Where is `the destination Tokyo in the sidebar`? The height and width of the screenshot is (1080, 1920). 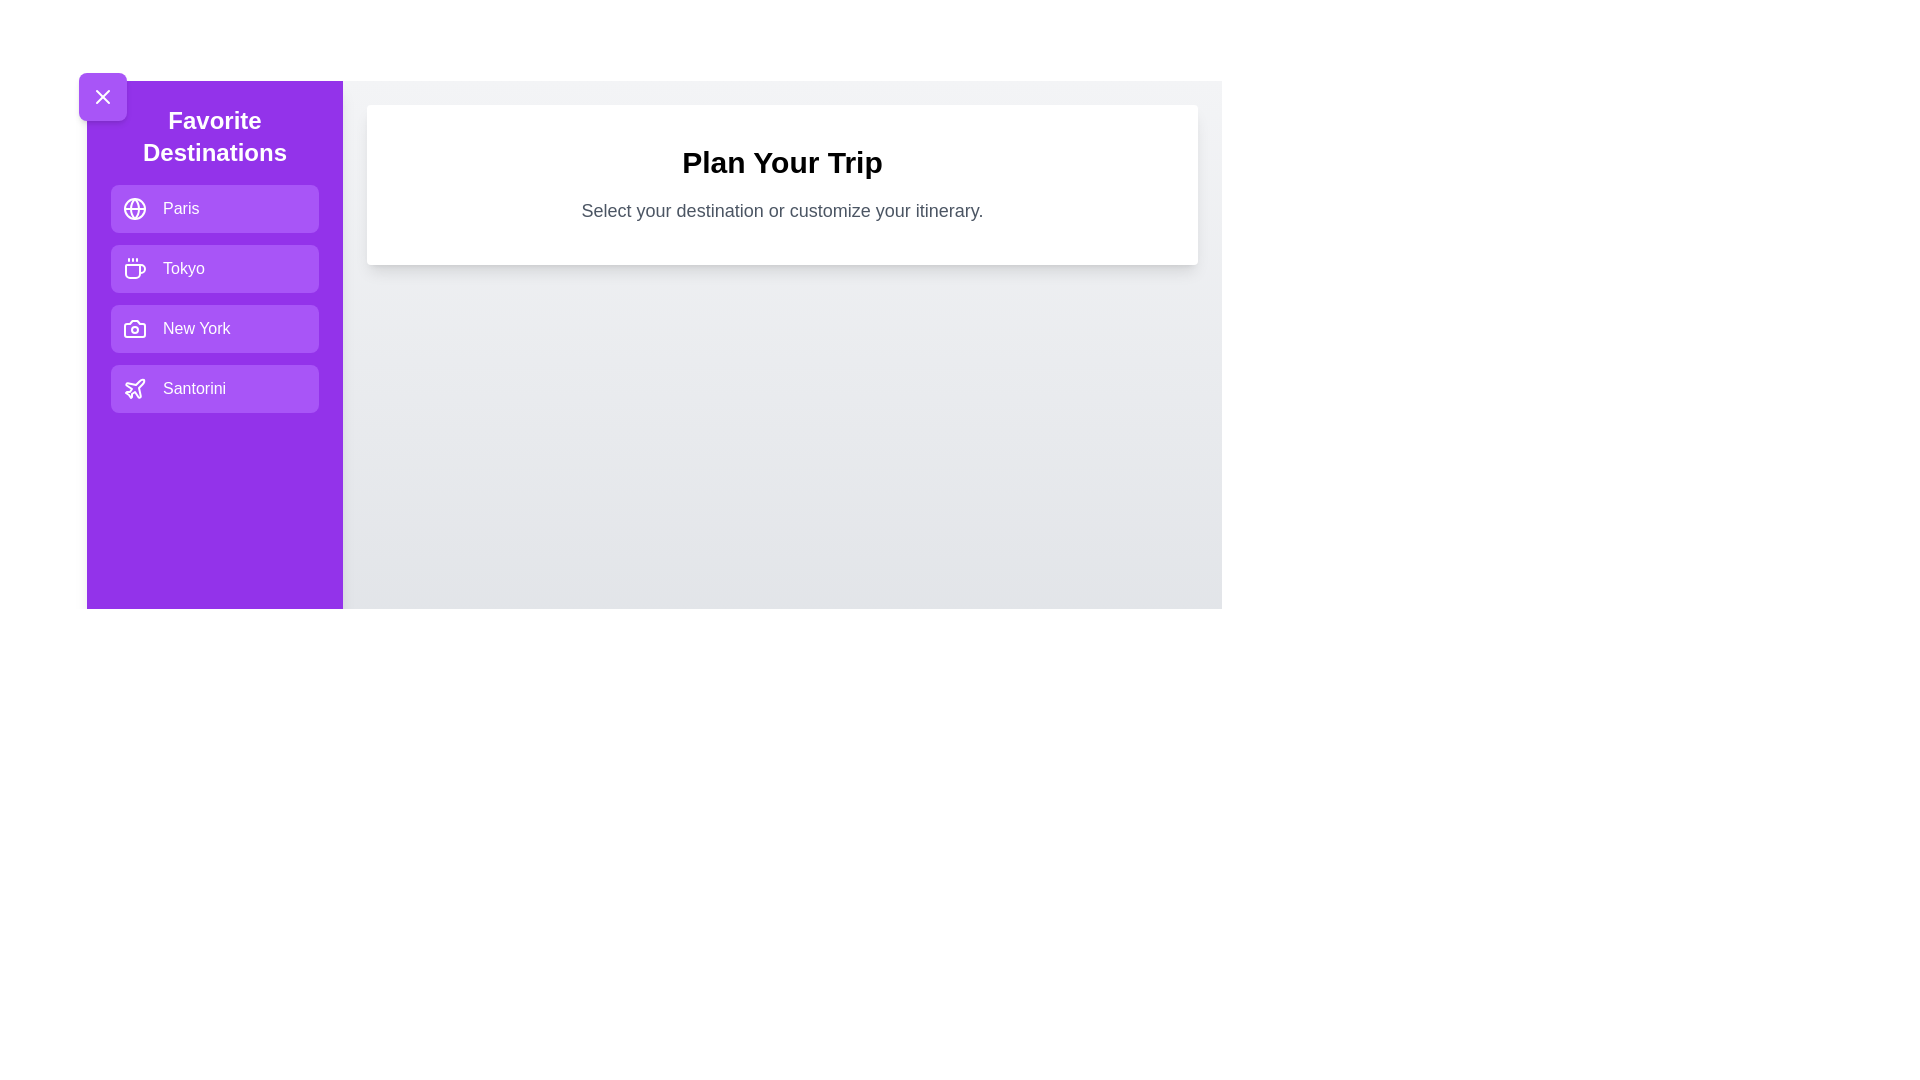
the destination Tokyo in the sidebar is located at coordinates (215, 268).